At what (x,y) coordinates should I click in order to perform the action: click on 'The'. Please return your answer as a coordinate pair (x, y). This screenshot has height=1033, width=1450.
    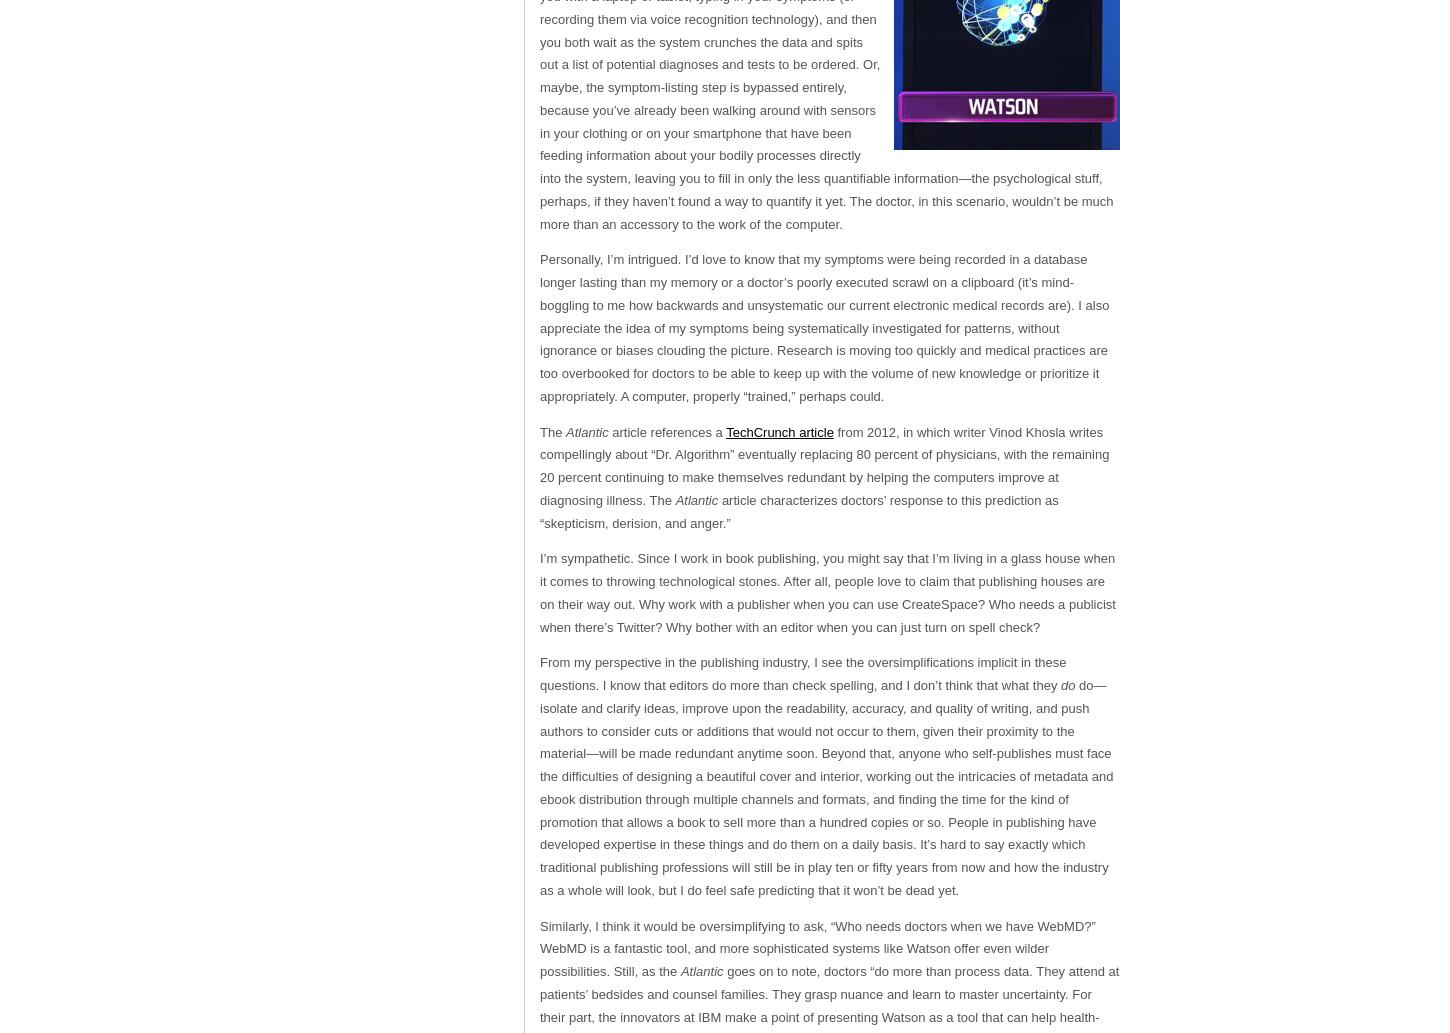
    Looking at the image, I should click on (553, 431).